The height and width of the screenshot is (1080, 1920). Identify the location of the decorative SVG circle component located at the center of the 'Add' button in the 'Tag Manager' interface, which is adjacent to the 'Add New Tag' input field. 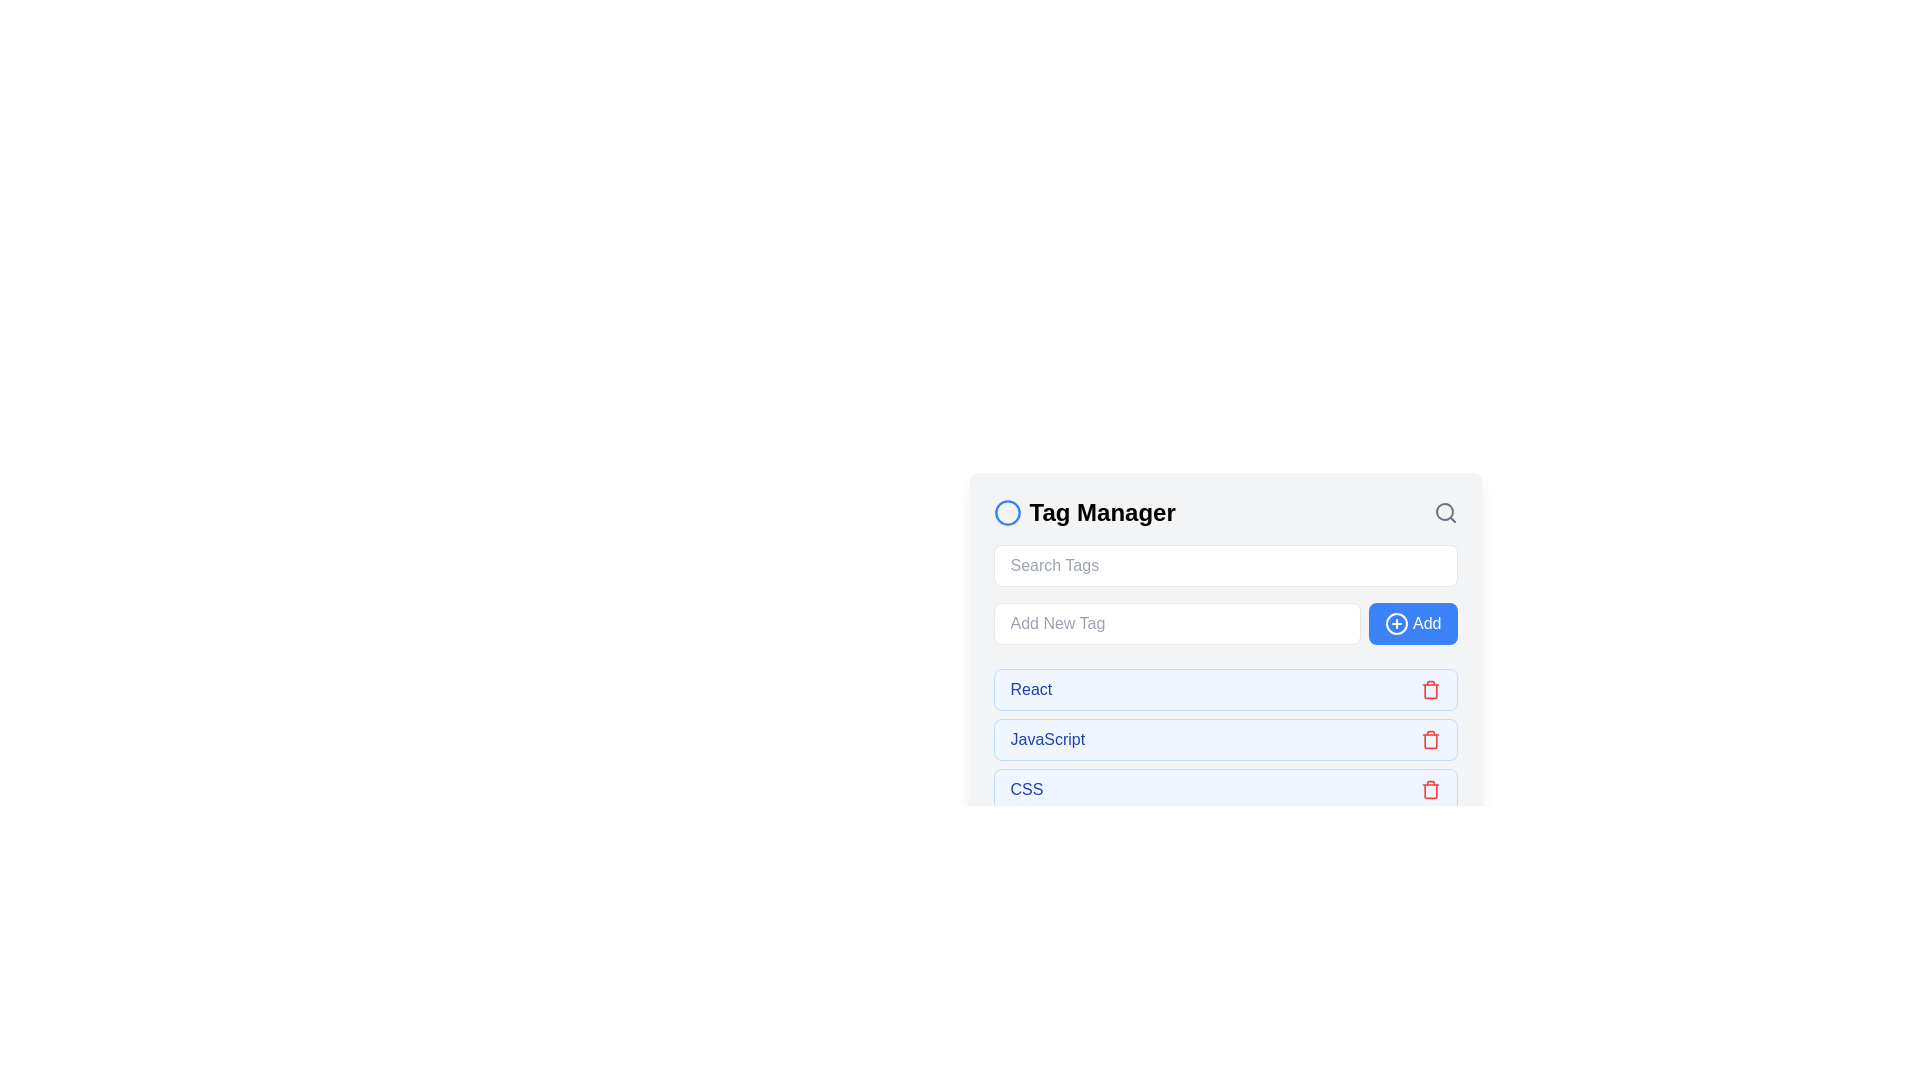
(1395, 623).